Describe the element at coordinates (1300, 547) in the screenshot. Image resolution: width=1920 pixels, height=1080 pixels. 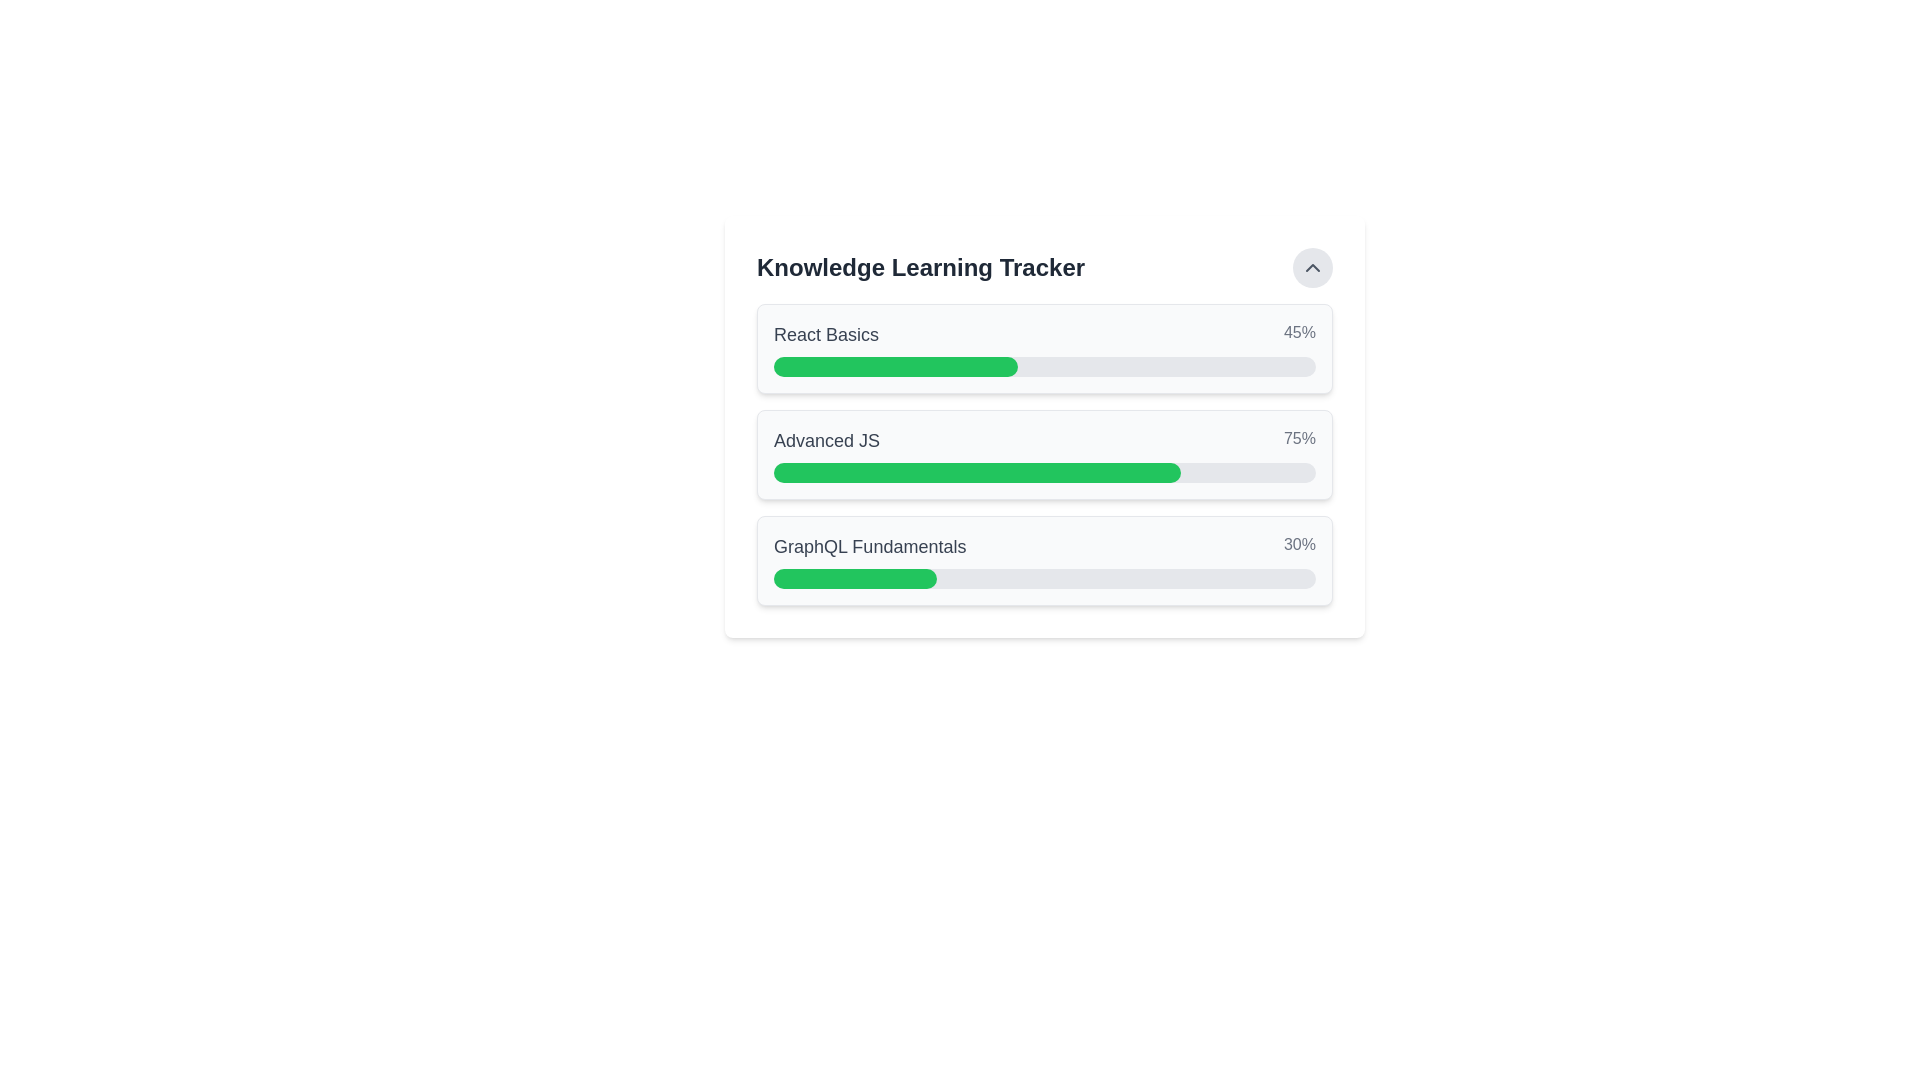
I see `the text label displaying '30%' in gray, which indicates progress and is located to the right of the 'GraphQL Fundamentals' label` at that location.